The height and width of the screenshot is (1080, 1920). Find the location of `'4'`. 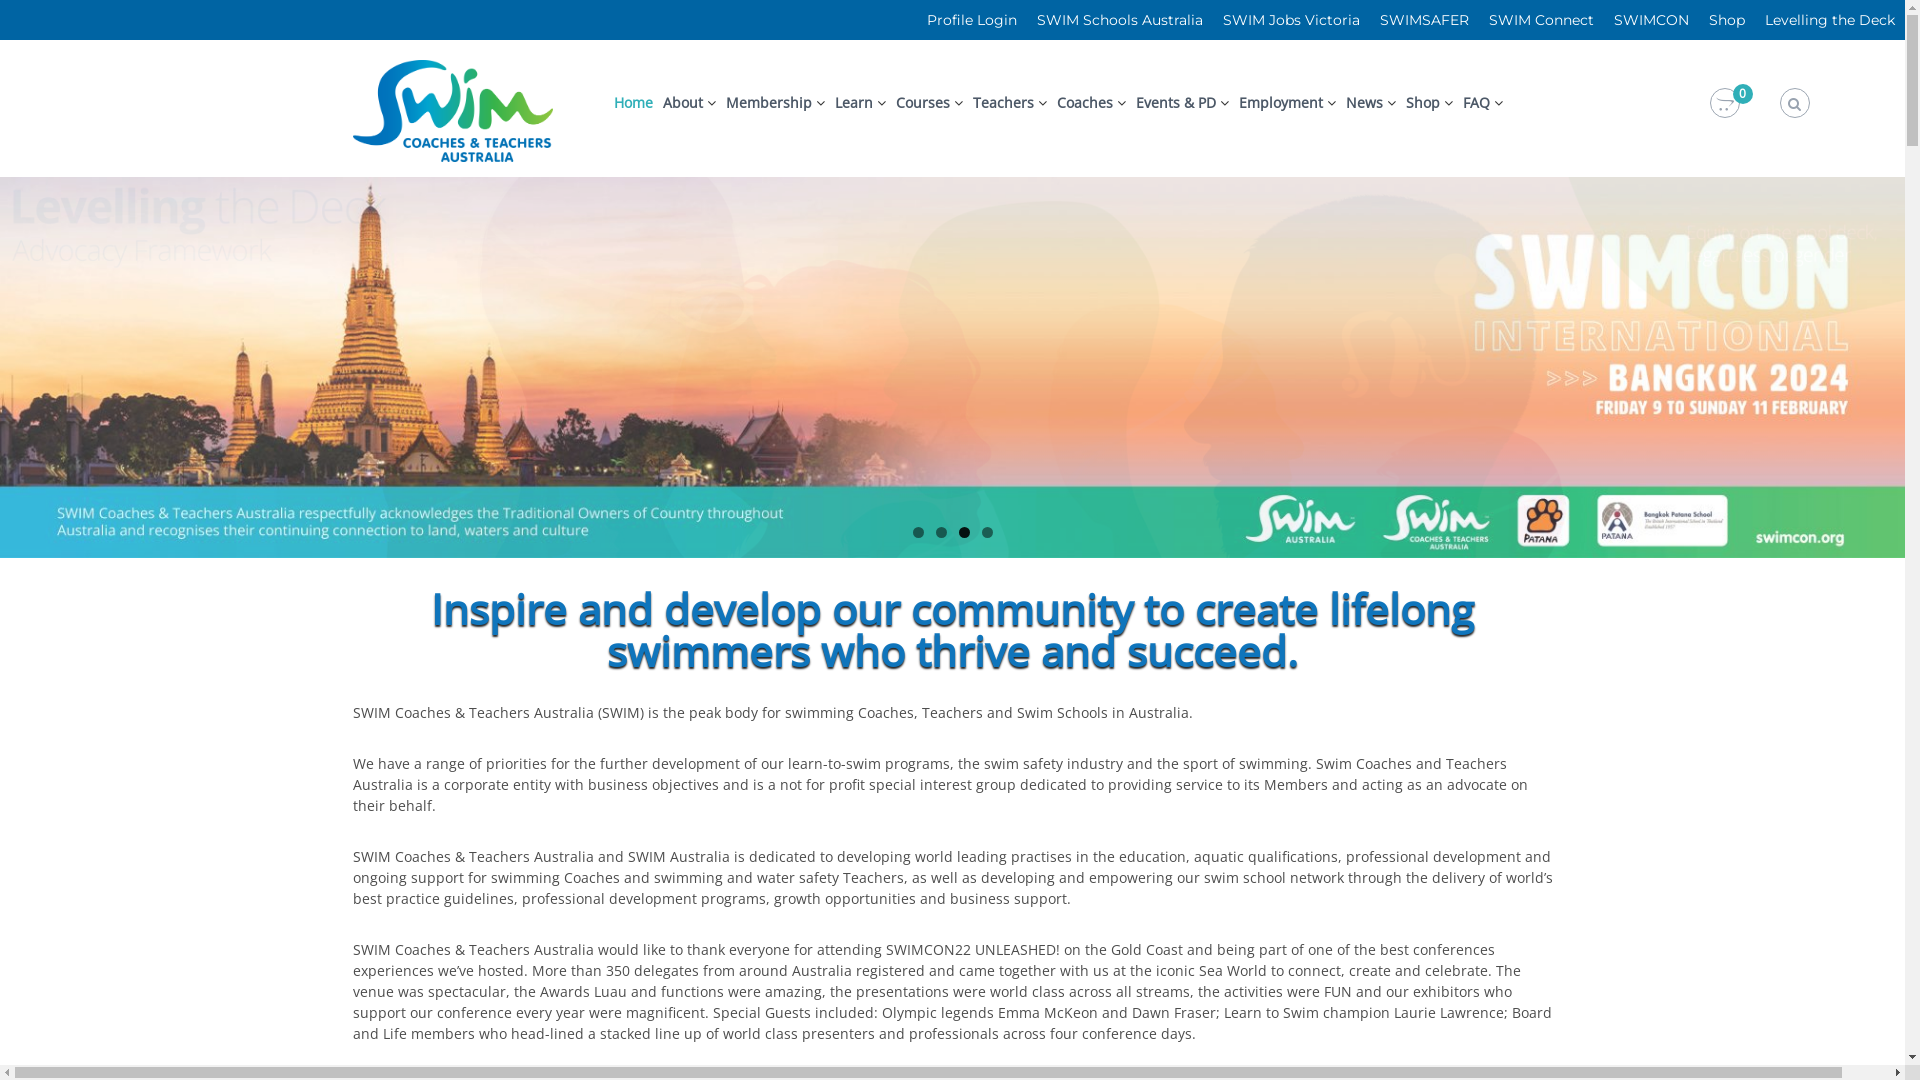

'4' is located at coordinates (987, 531).